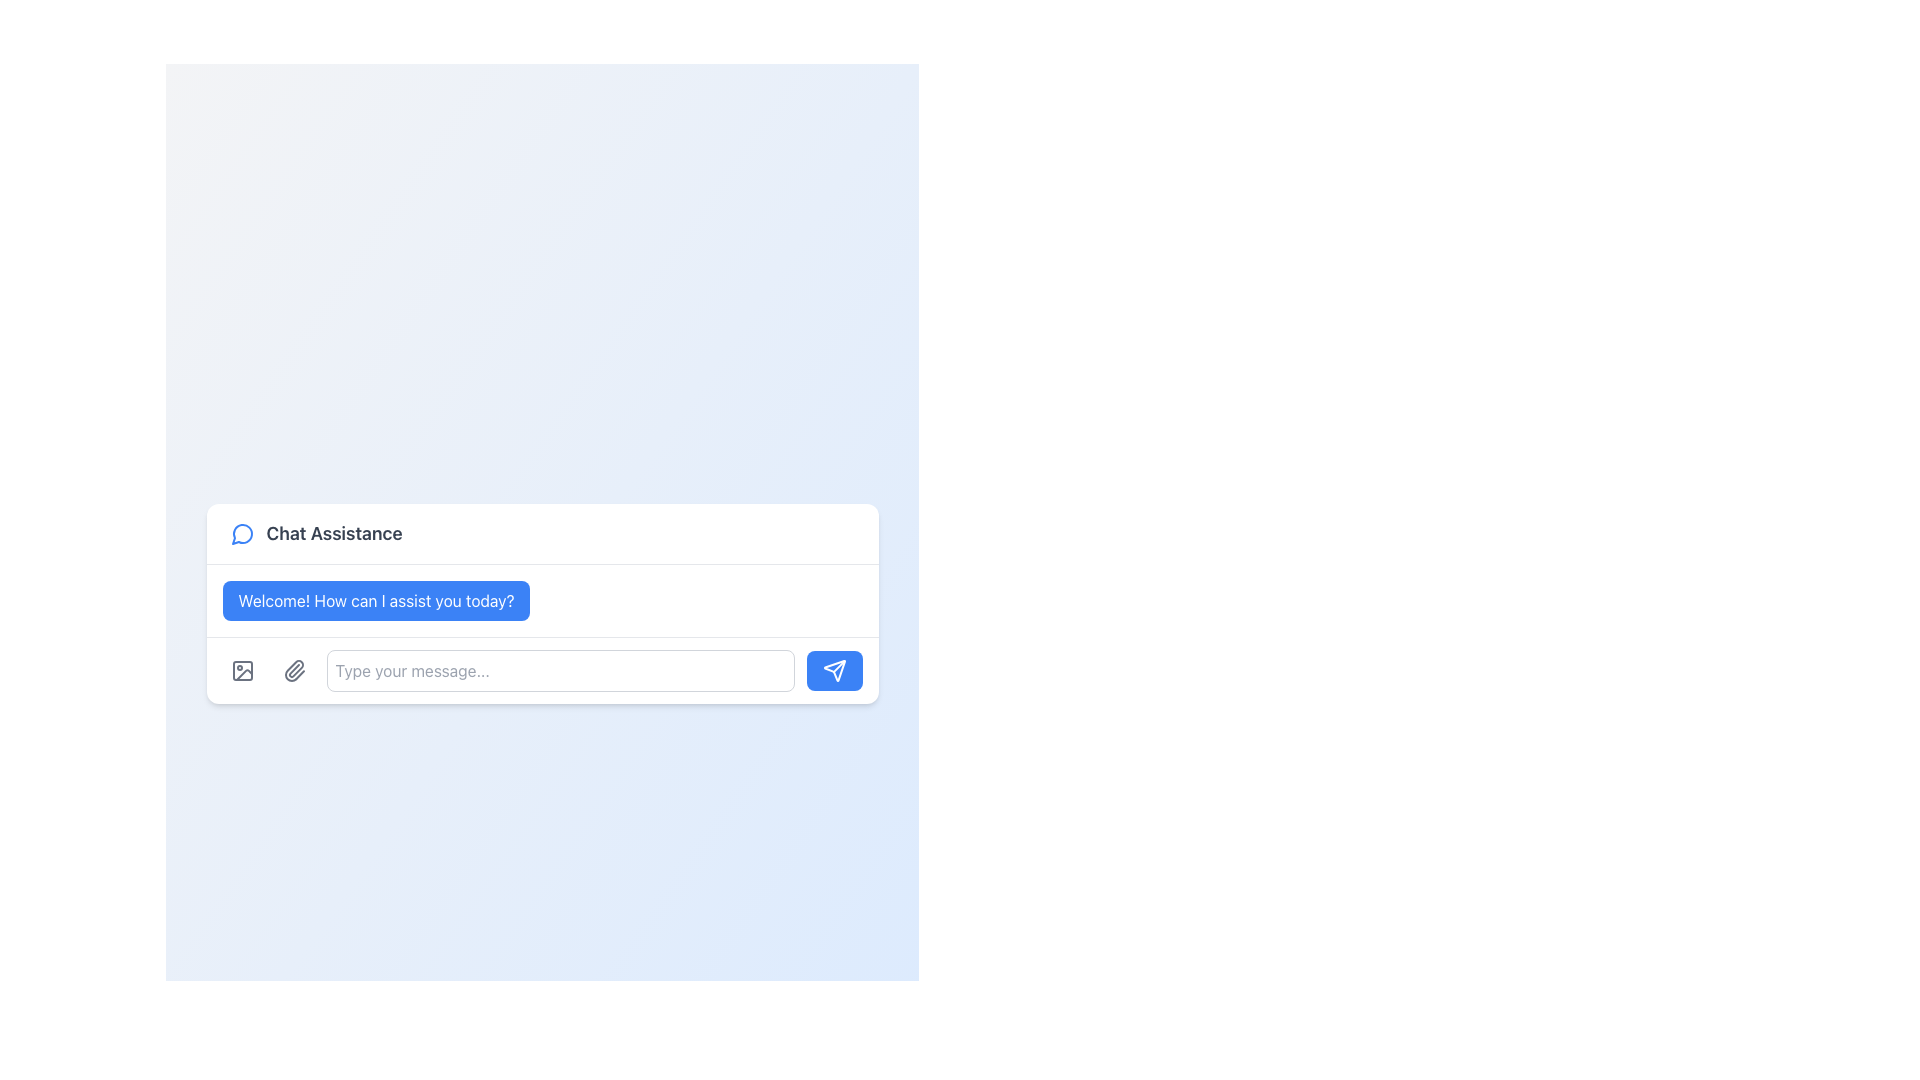 This screenshot has width=1920, height=1080. I want to click on the Interactive Button with Icon, so click(293, 671).